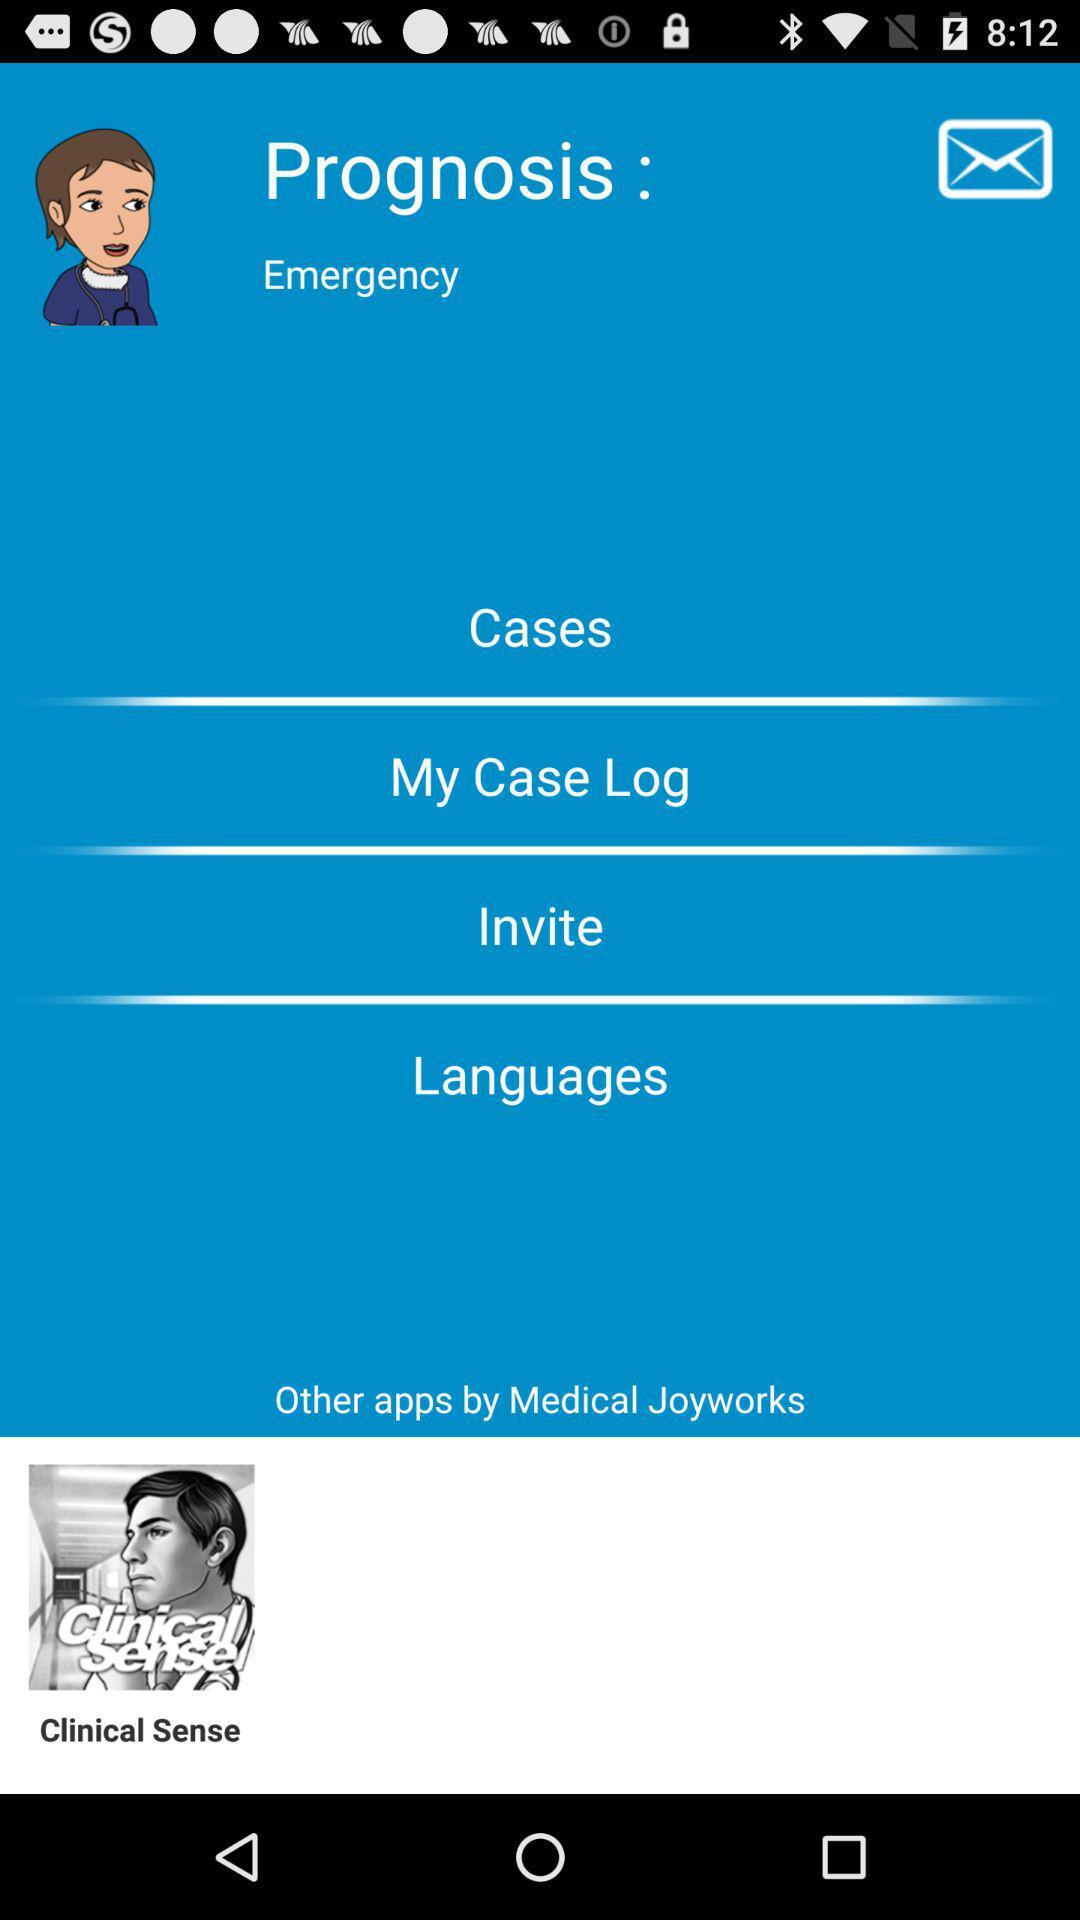 The height and width of the screenshot is (1920, 1080). What do you see at coordinates (140, 1577) in the screenshot?
I see `icon above the clinical sense` at bounding box center [140, 1577].